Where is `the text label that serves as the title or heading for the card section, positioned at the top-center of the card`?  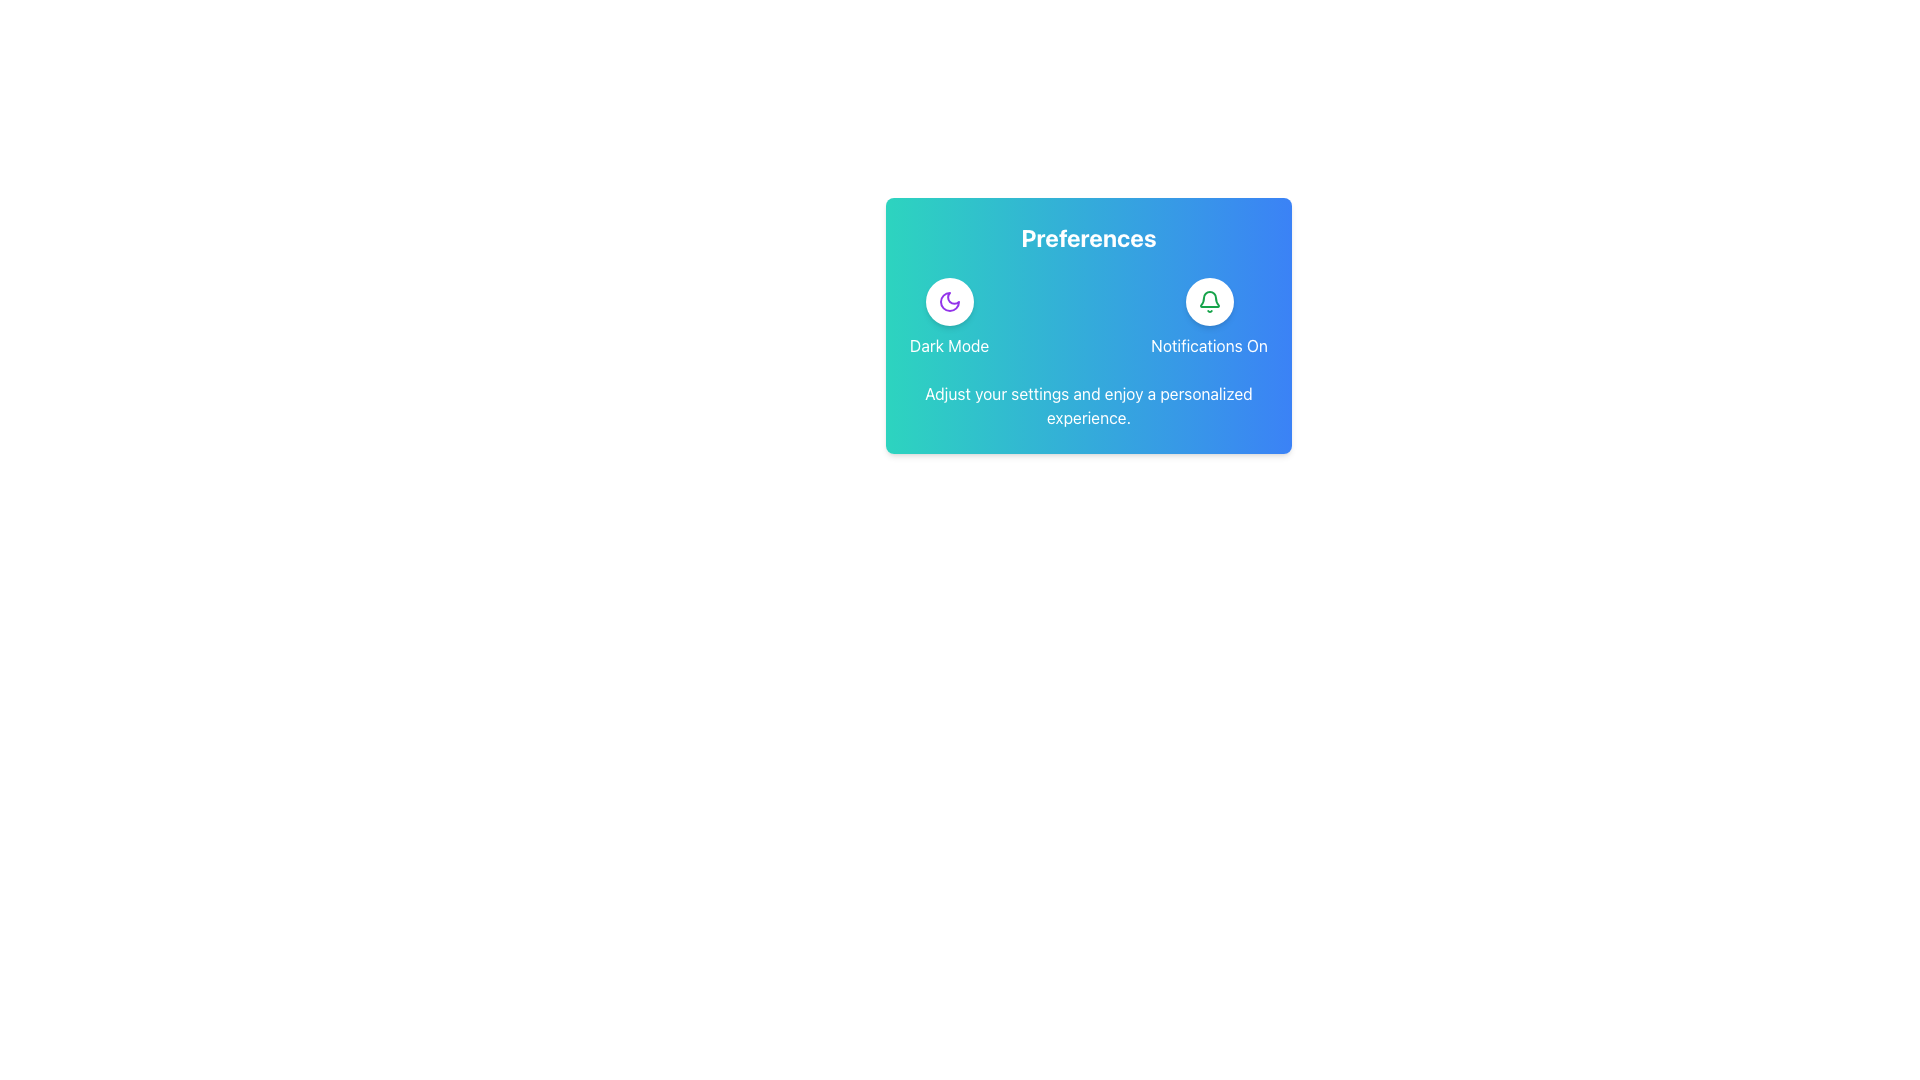
the text label that serves as the title or heading for the card section, positioned at the top-center of the card is located at coordinates (1088, 237).